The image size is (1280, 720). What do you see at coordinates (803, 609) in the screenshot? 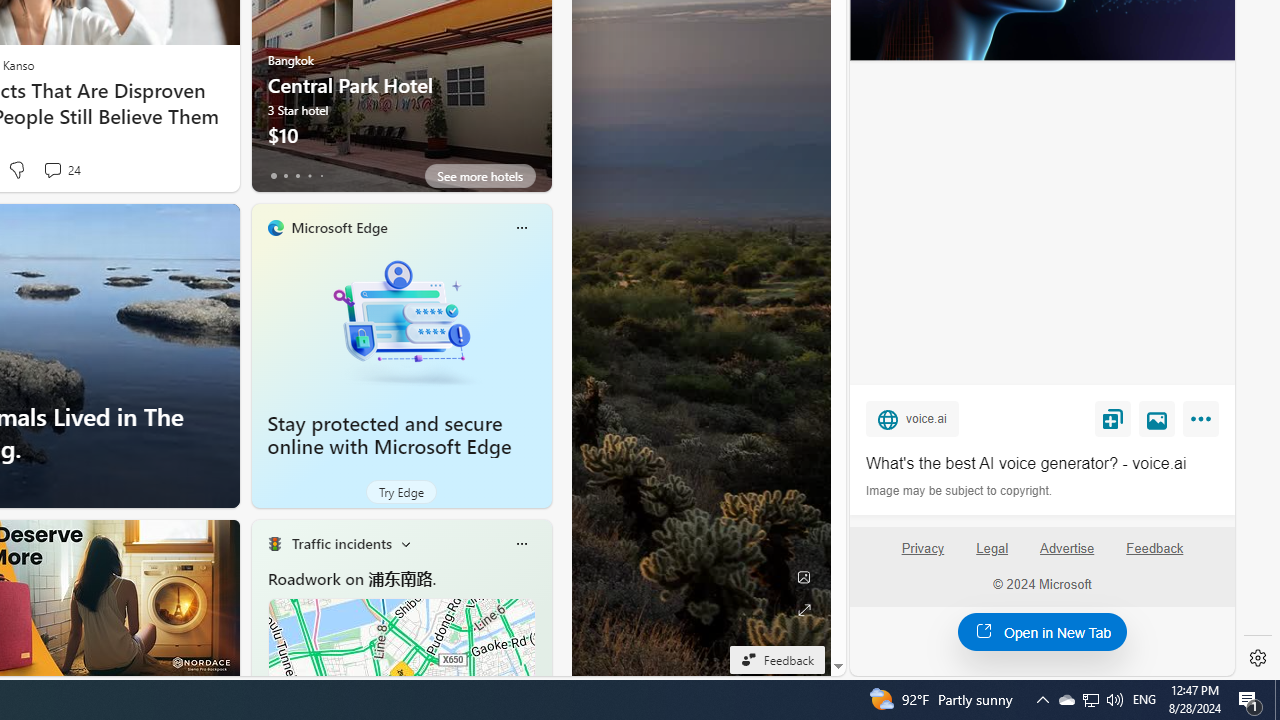
I see `'Expand background'` at bounding box center [803, 609].